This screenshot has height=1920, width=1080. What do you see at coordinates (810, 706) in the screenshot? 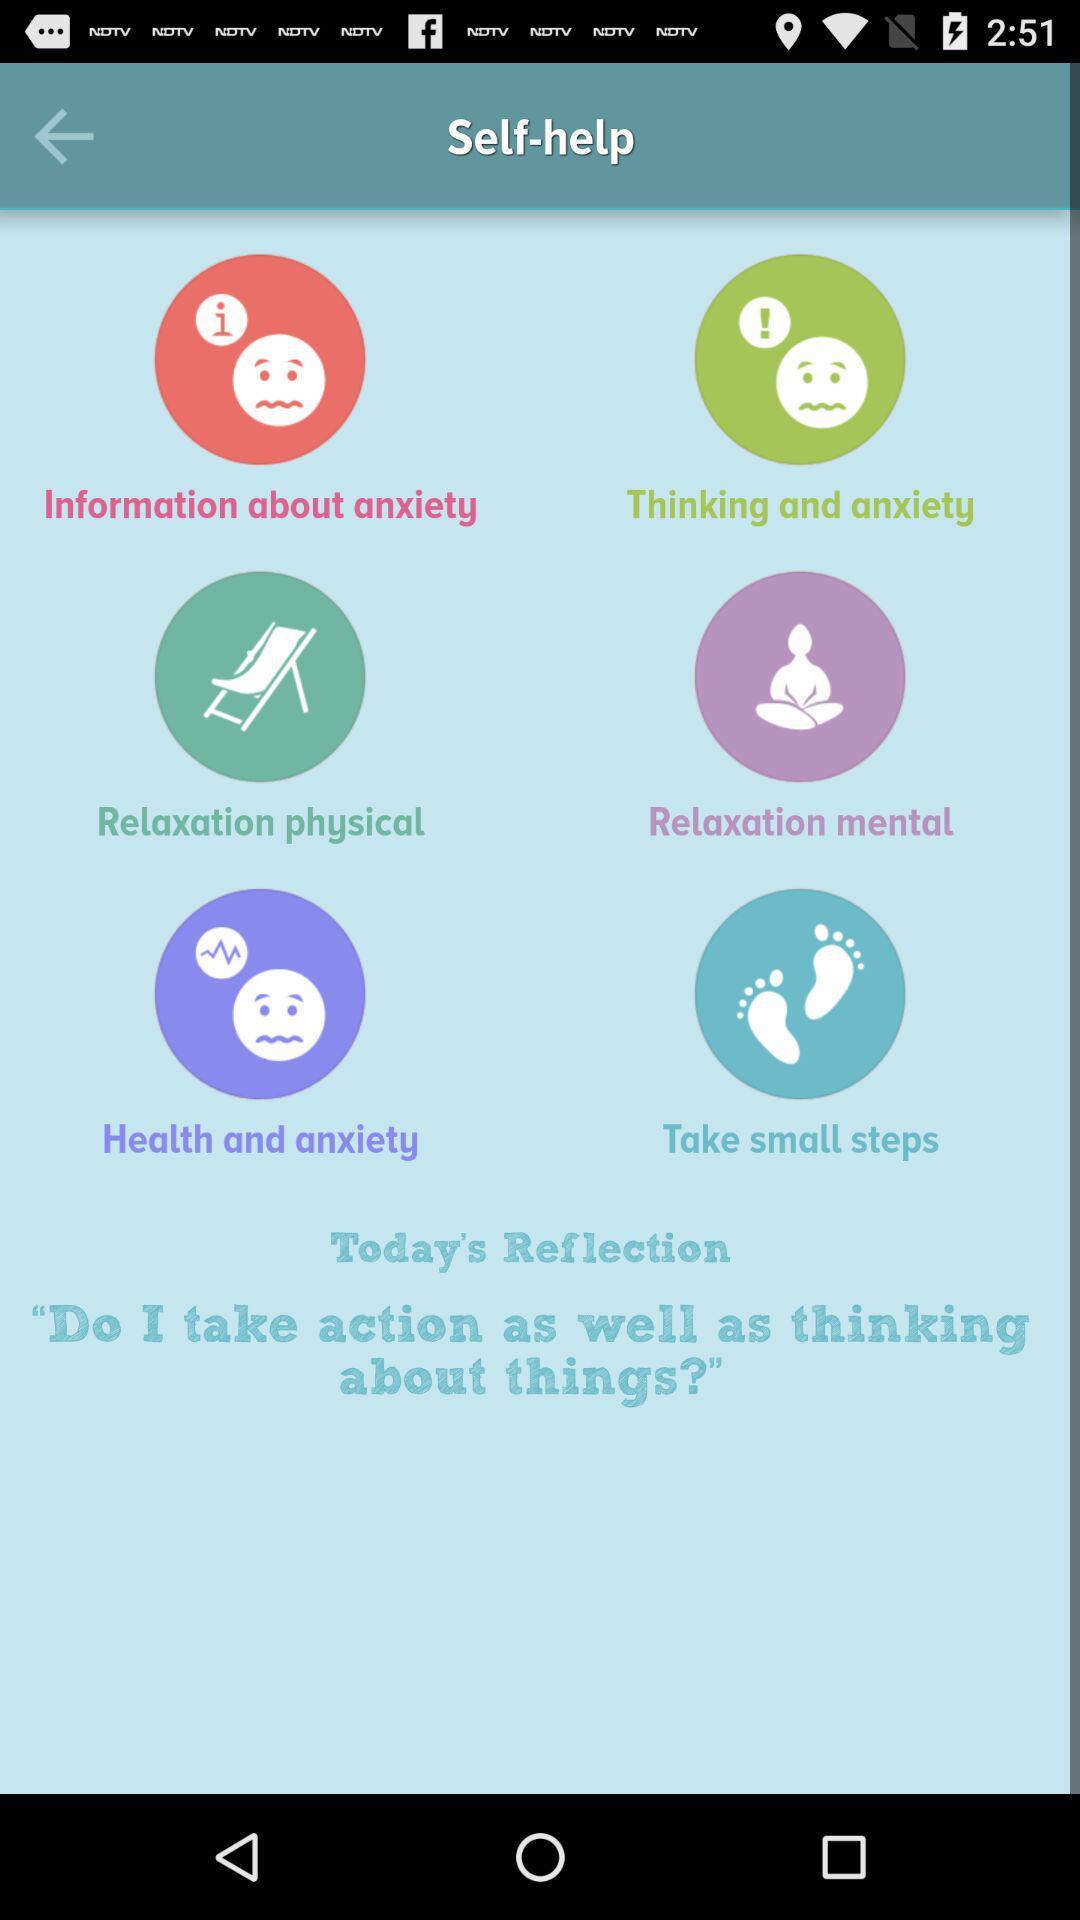
I see `relaxation mental` at bounding box center [810, 706].